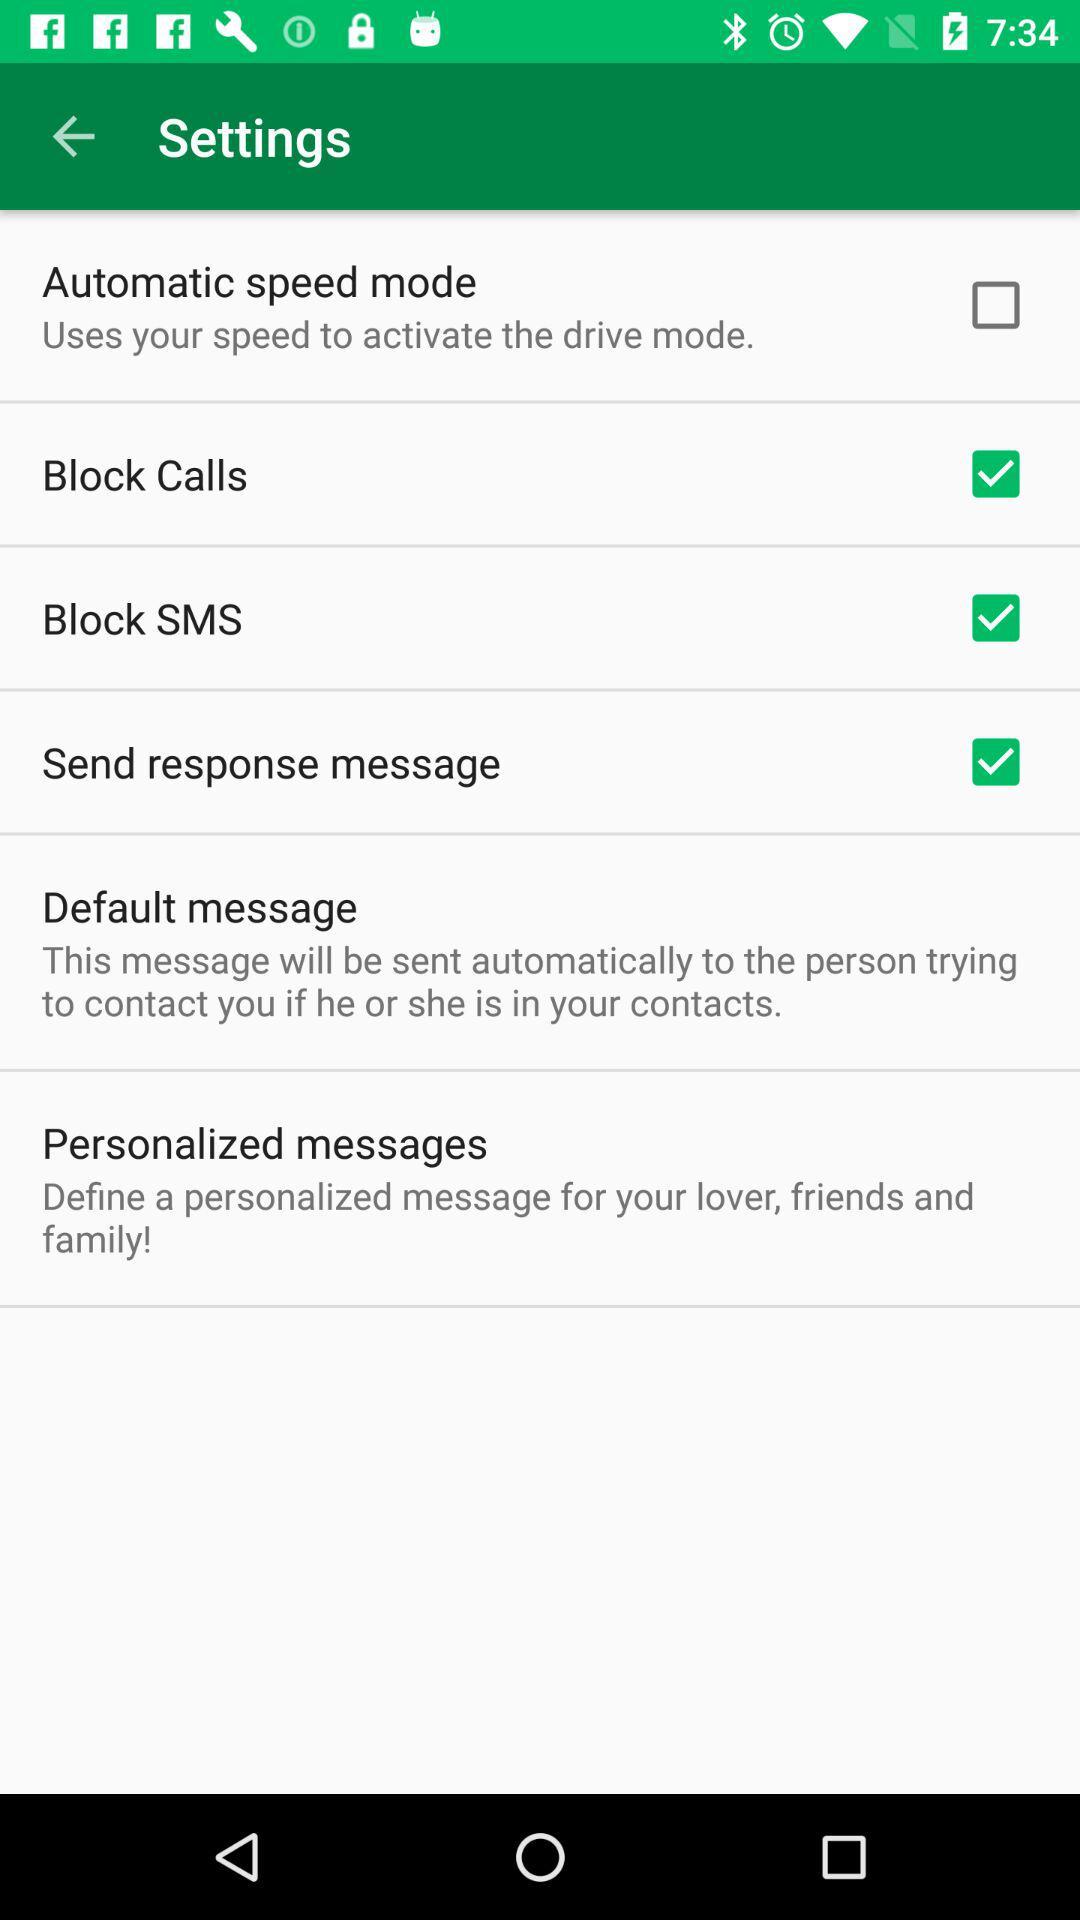 The width and height of the screenshot is (1080, 1920). I want to click on item above the this message will icon, so click(199, 905).